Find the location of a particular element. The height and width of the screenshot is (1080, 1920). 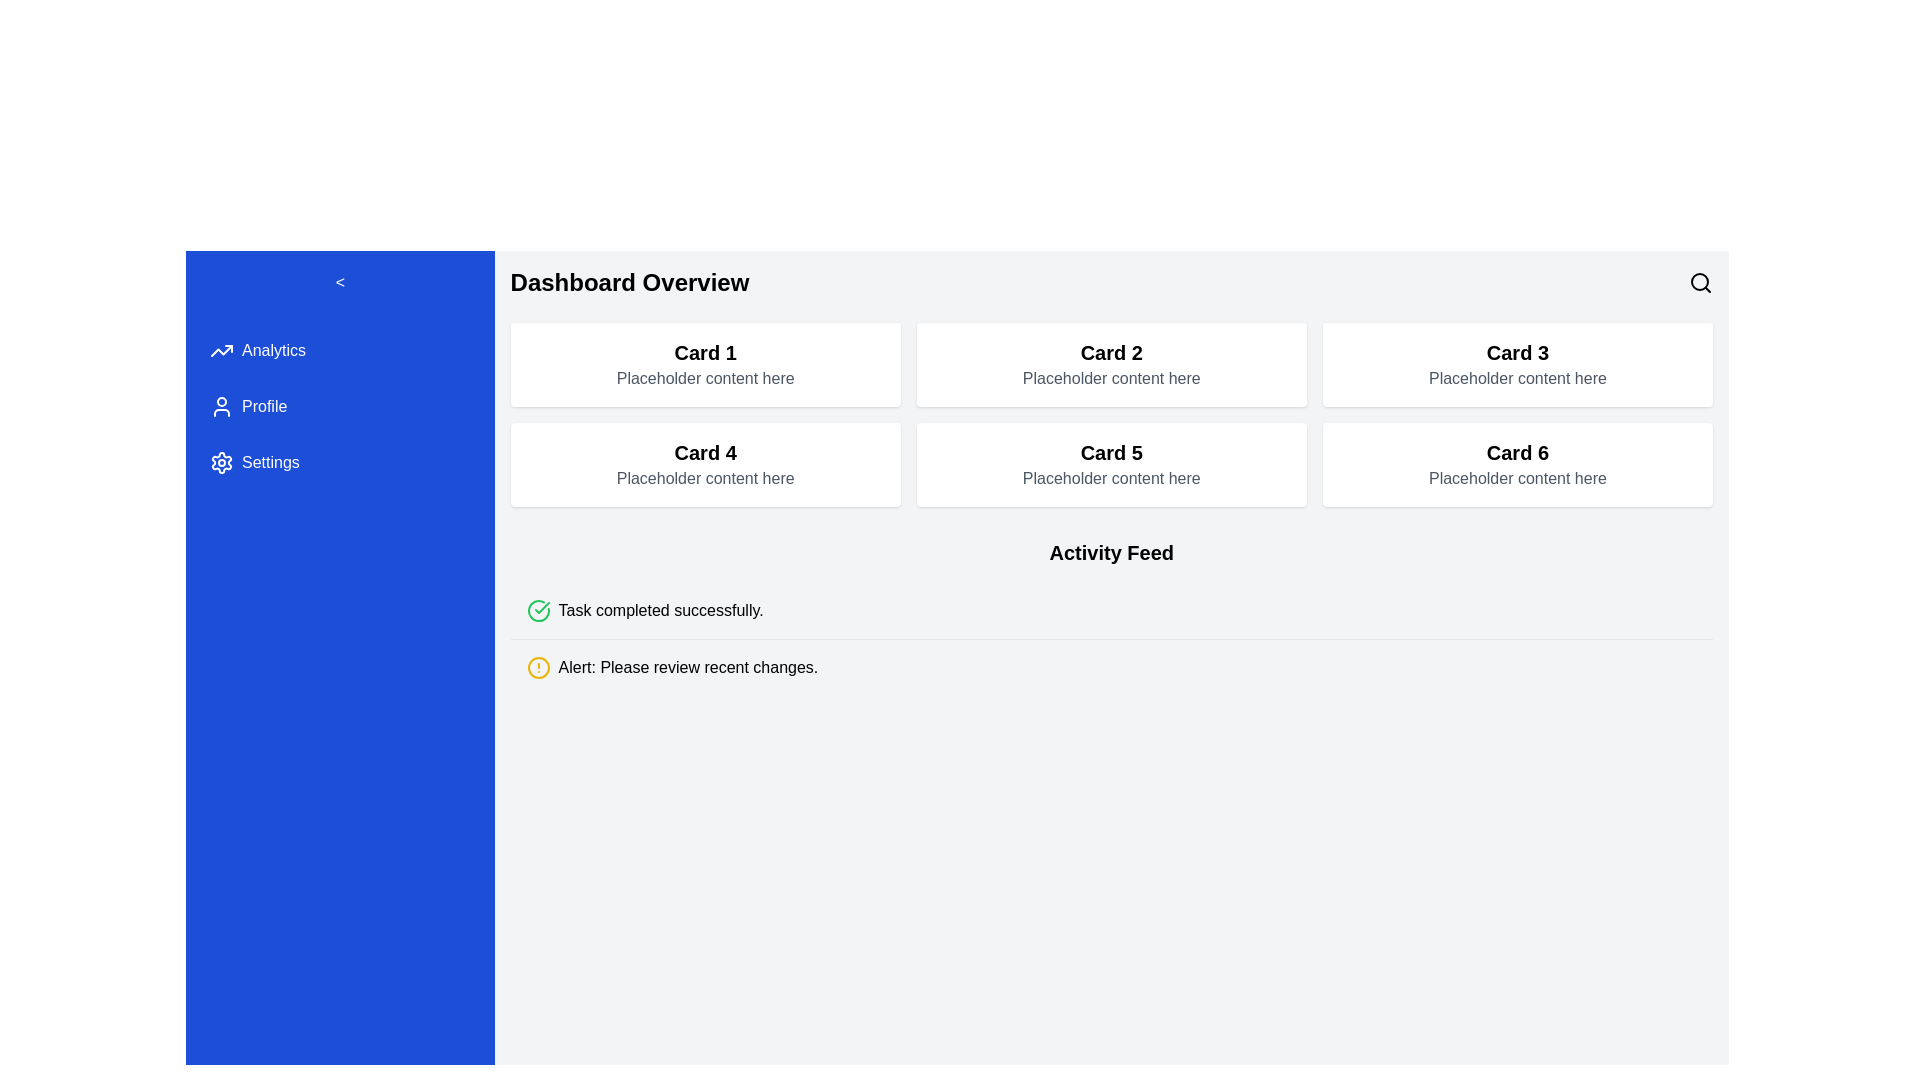

the upward trend arrow icon in the side navigation bar that represents the 'Analytics' option is located at coordinates (221, 350).